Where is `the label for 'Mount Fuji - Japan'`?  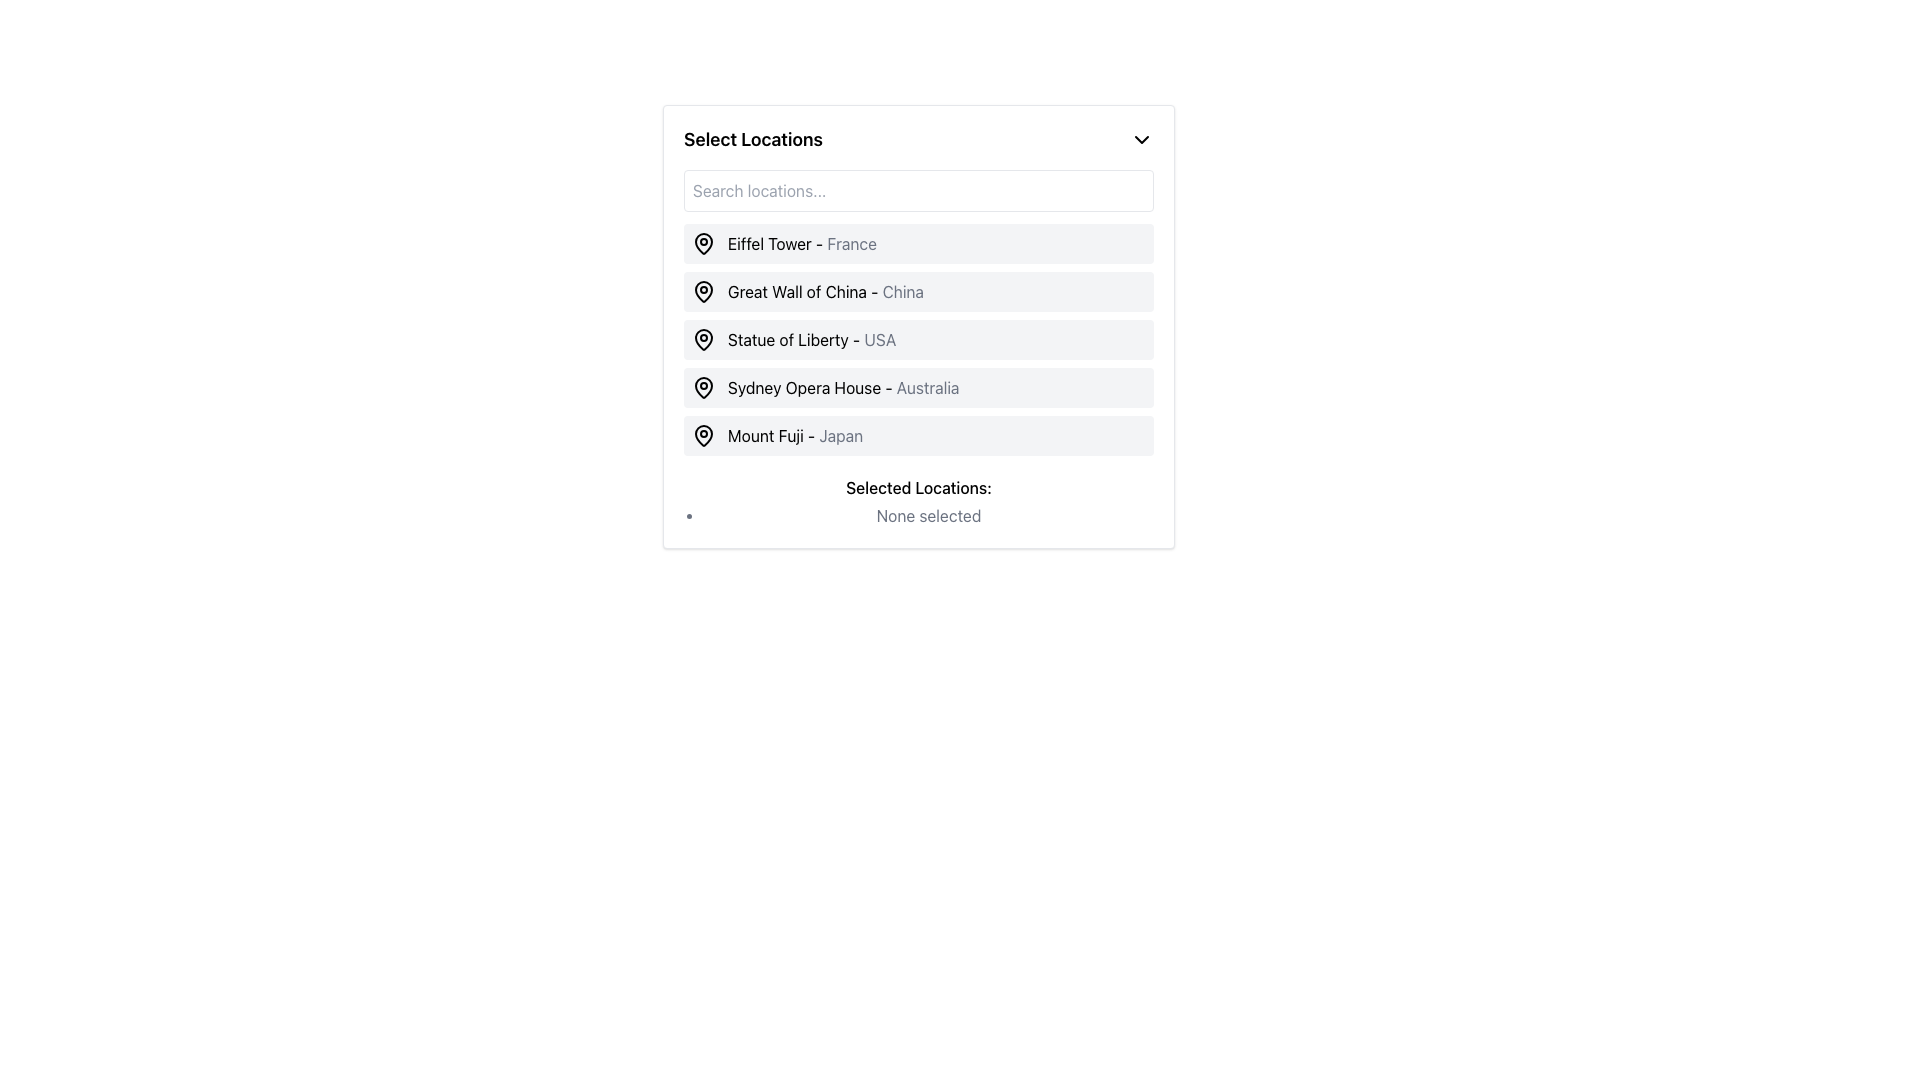
the label for 'Mount Fuji - Japan' is located at coordinates (794, 434).